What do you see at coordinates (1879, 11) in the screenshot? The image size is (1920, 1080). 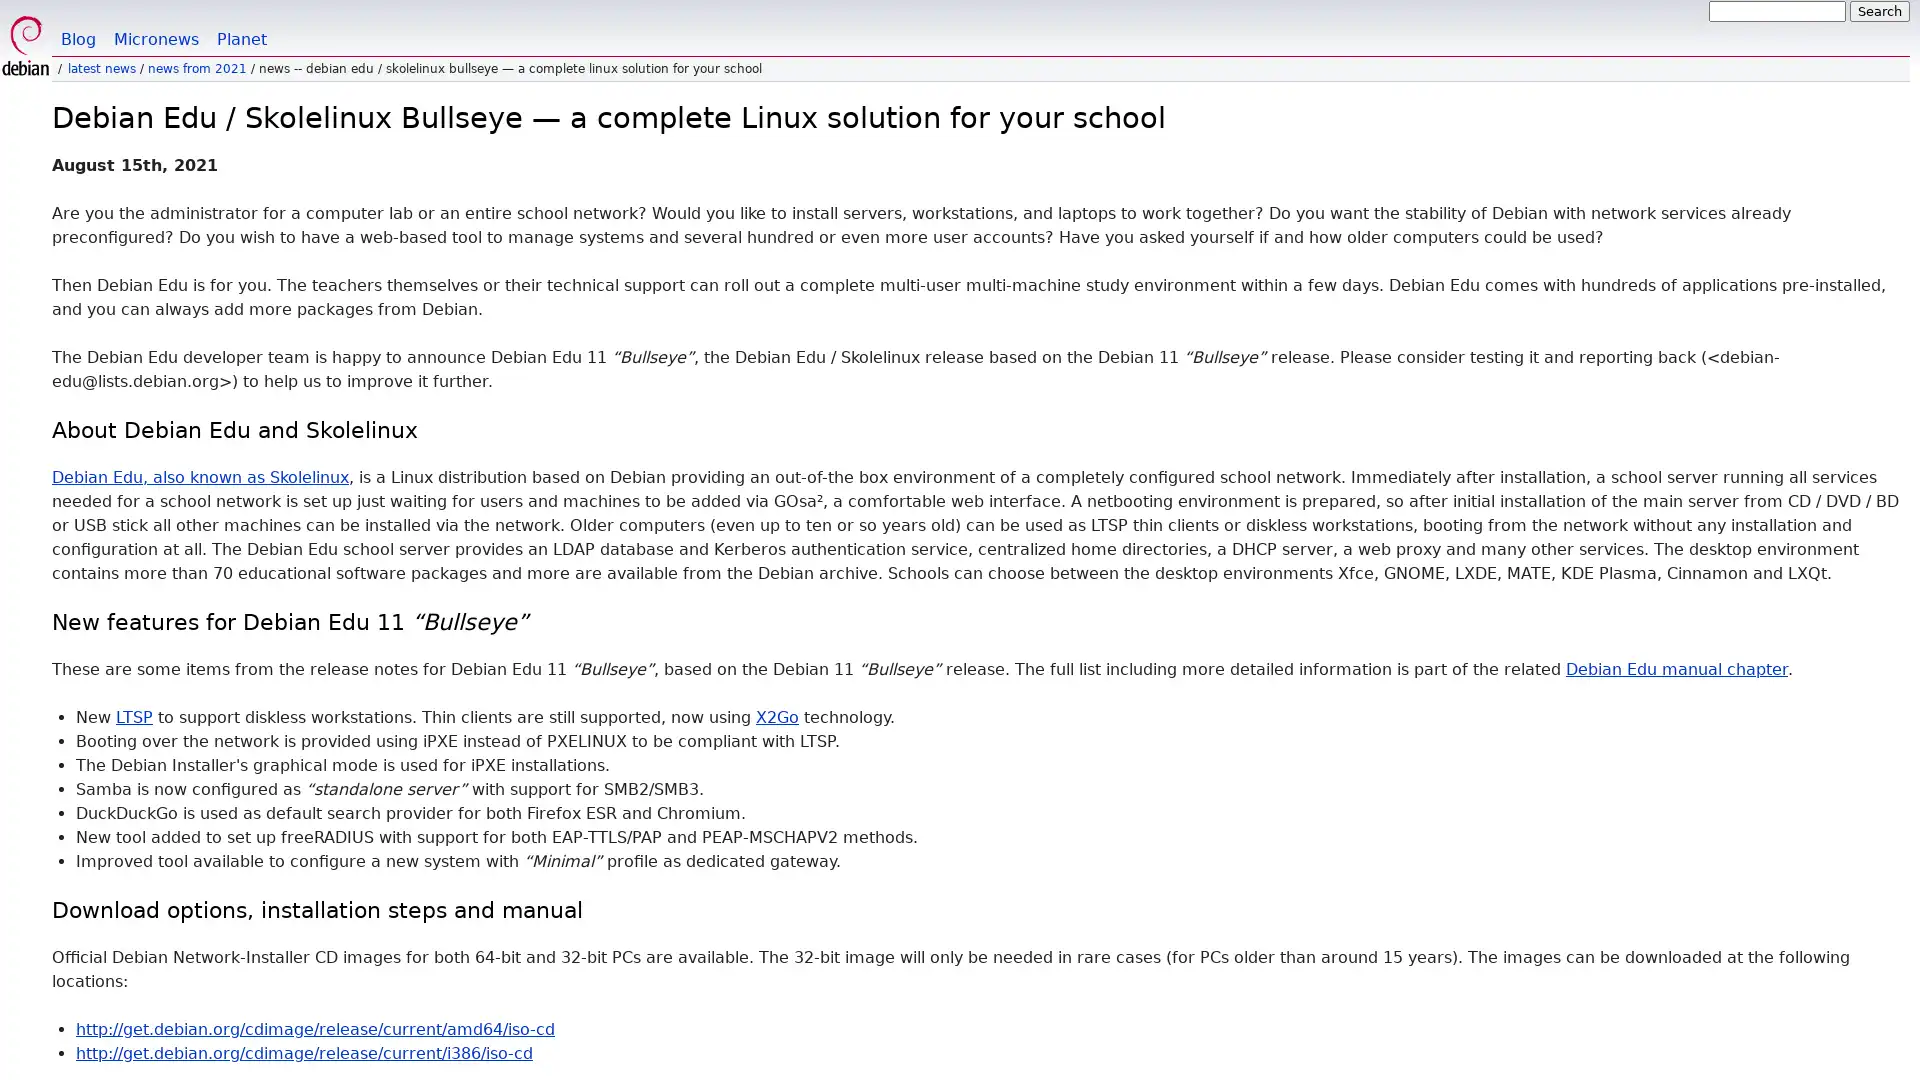 I see `Search` at bounding box center [1879, 11].